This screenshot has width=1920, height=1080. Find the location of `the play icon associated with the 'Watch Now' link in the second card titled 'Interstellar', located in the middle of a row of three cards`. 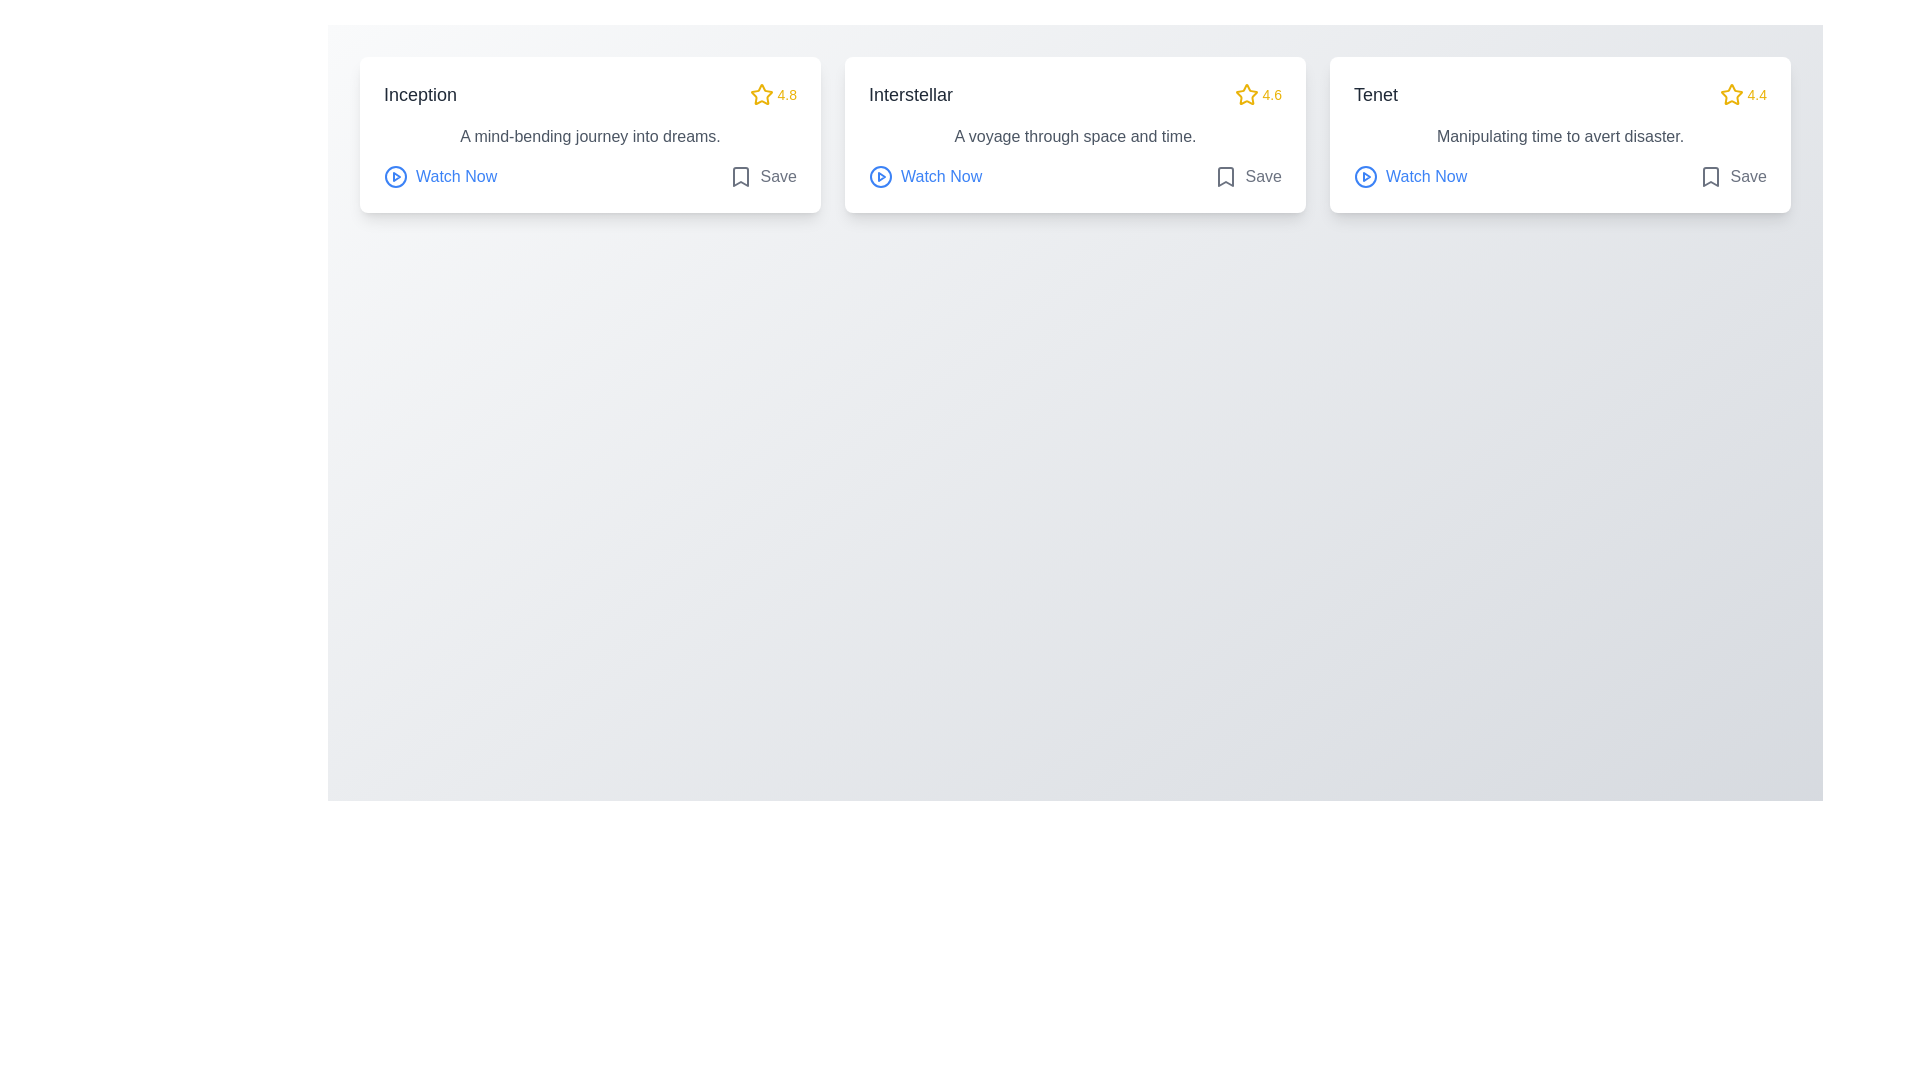

the play icon associated with the 'Watch Now' link in the second card titled 'Interstellar', located in the middle of a row of three cards is located at coordinates (880, 176).